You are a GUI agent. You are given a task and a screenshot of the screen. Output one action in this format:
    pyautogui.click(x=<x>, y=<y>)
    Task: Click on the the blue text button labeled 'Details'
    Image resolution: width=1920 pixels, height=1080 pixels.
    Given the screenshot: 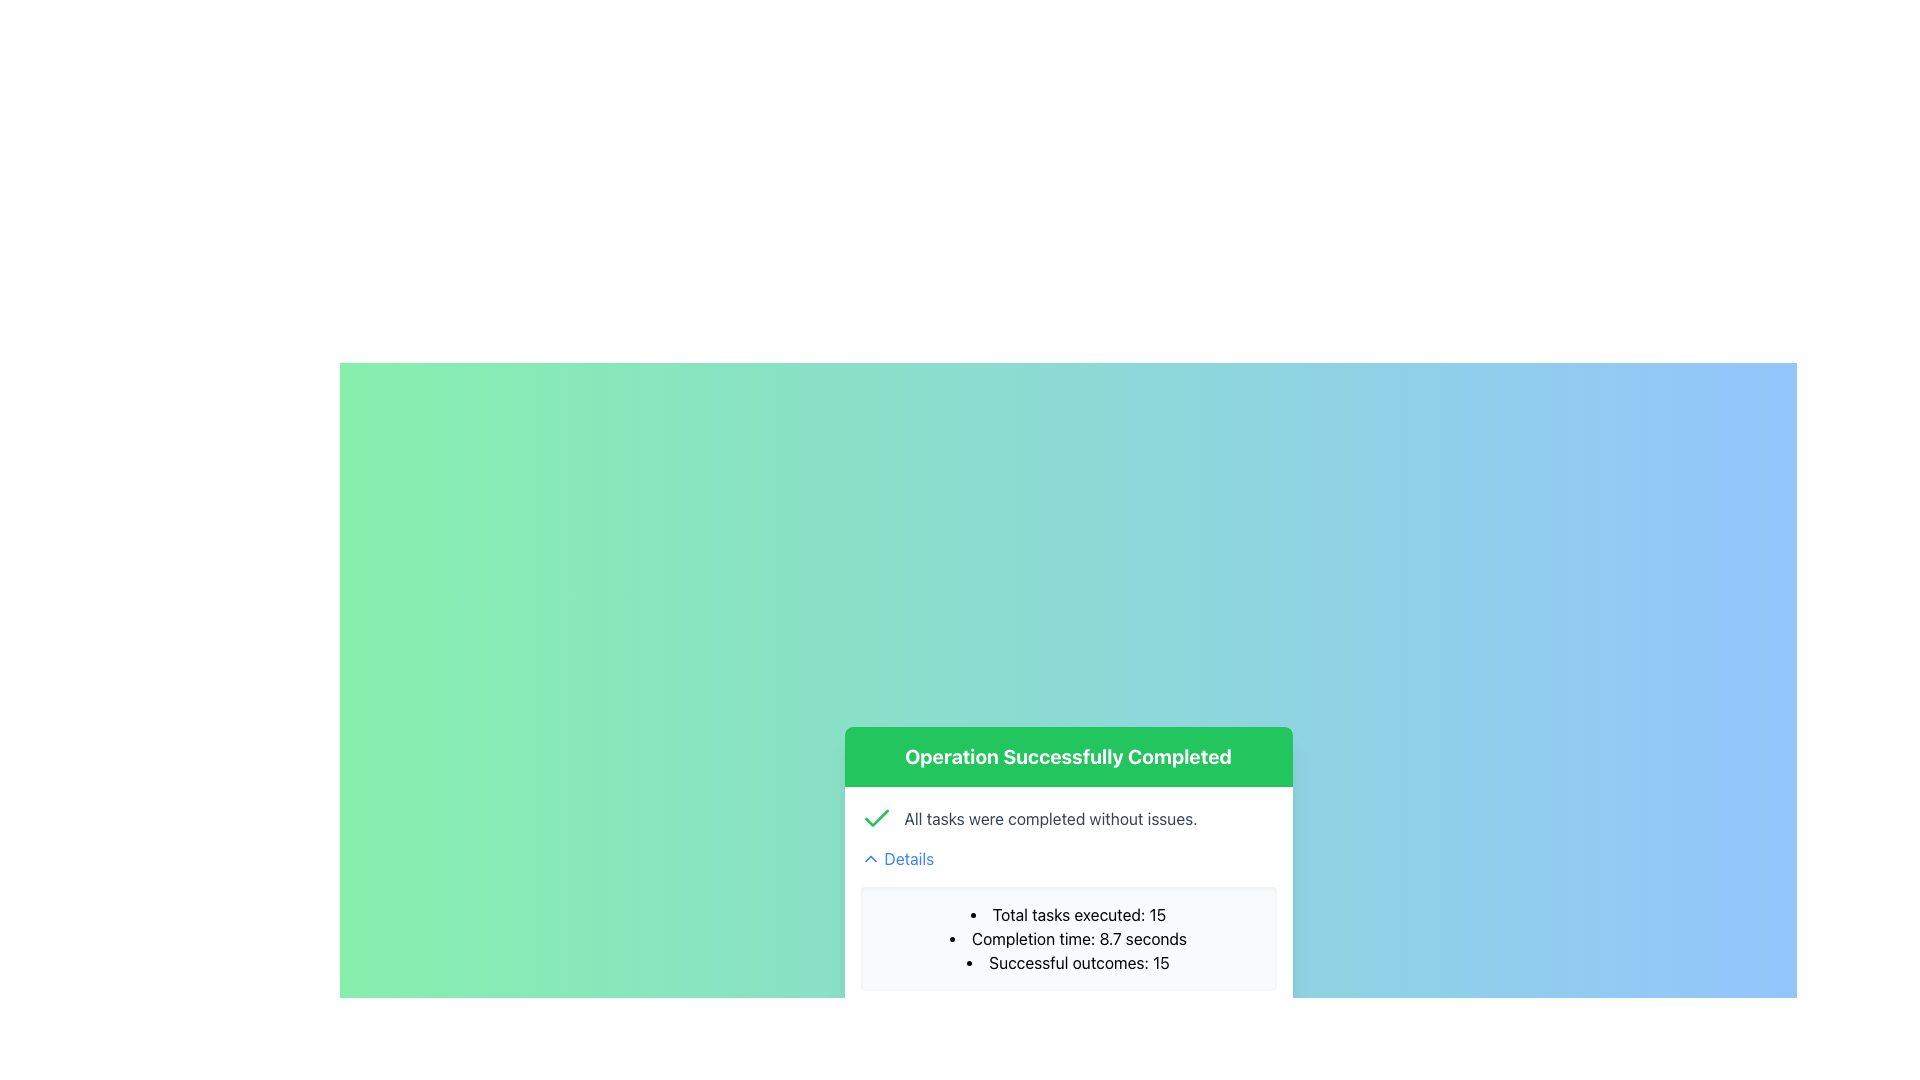 What is the action you would take?
    pyautogui.click(x=896, y=858)
    